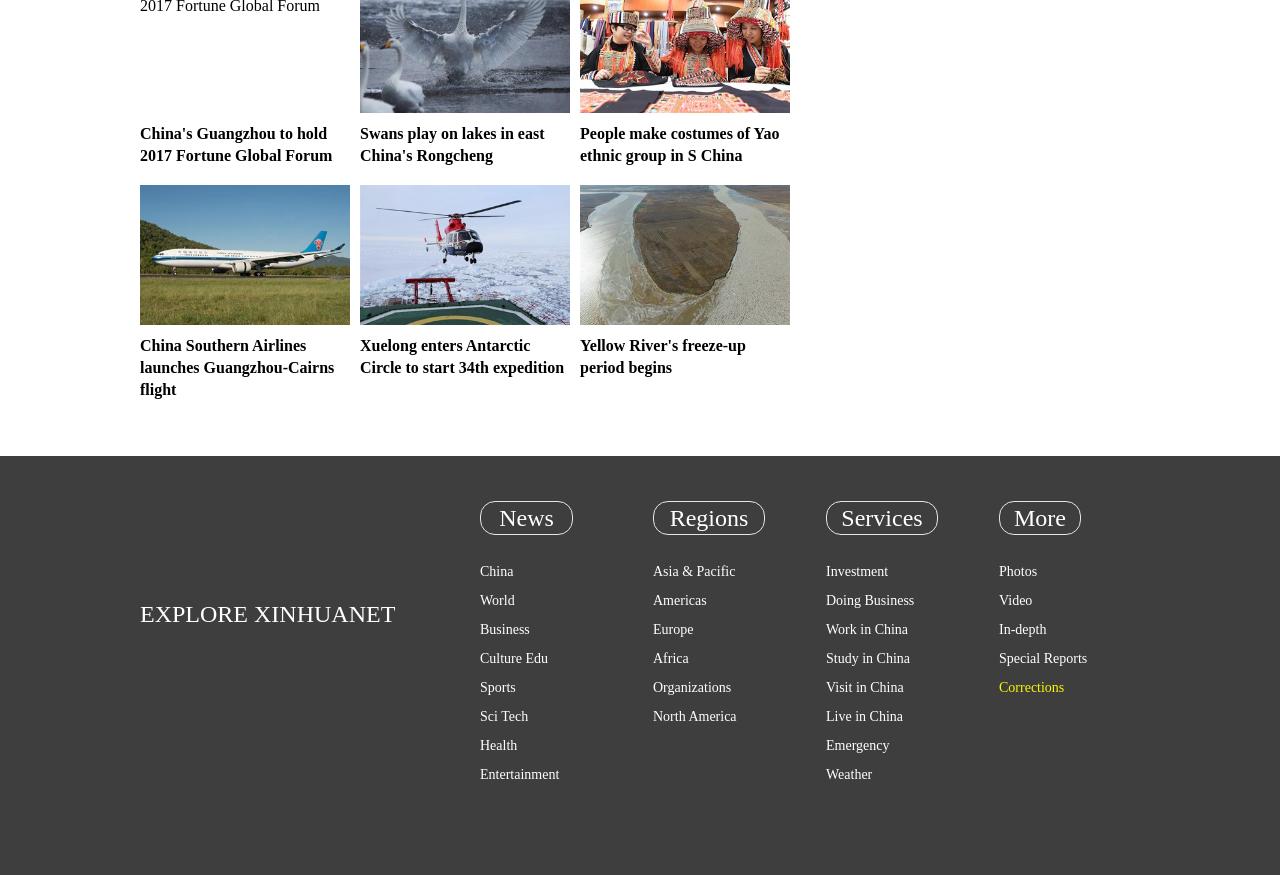 This screenshot has width=1280, height=875. What do you see at coordinates (1039, 517) in the screenshot?
I see `'More'` at bounding box center [1039, 517].